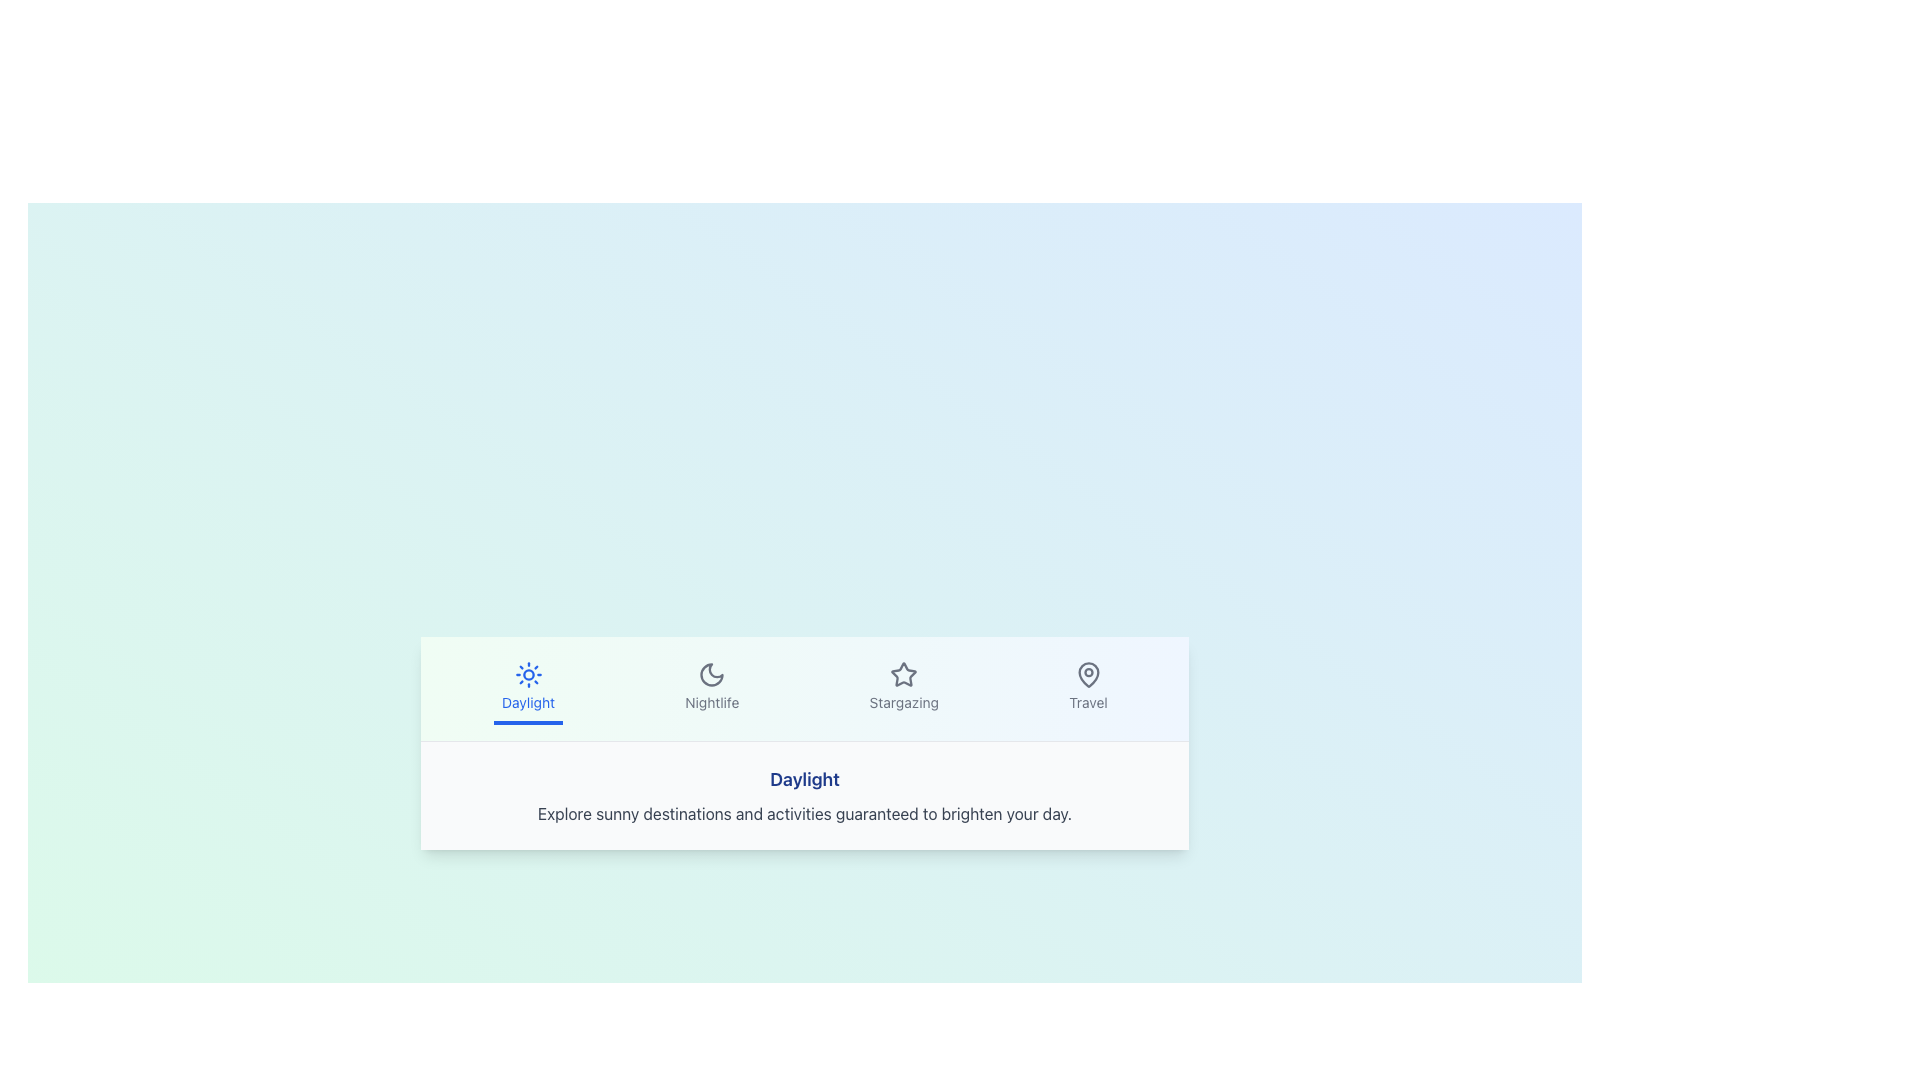 Image resolution: width=1920 pixels, height=1080 pixels. Describe the element at coordinates (712, 701) in the screenshot. I see `the 'Nightlife' text label located centrally in the navigation bar under the crescent moon icon` at that location.